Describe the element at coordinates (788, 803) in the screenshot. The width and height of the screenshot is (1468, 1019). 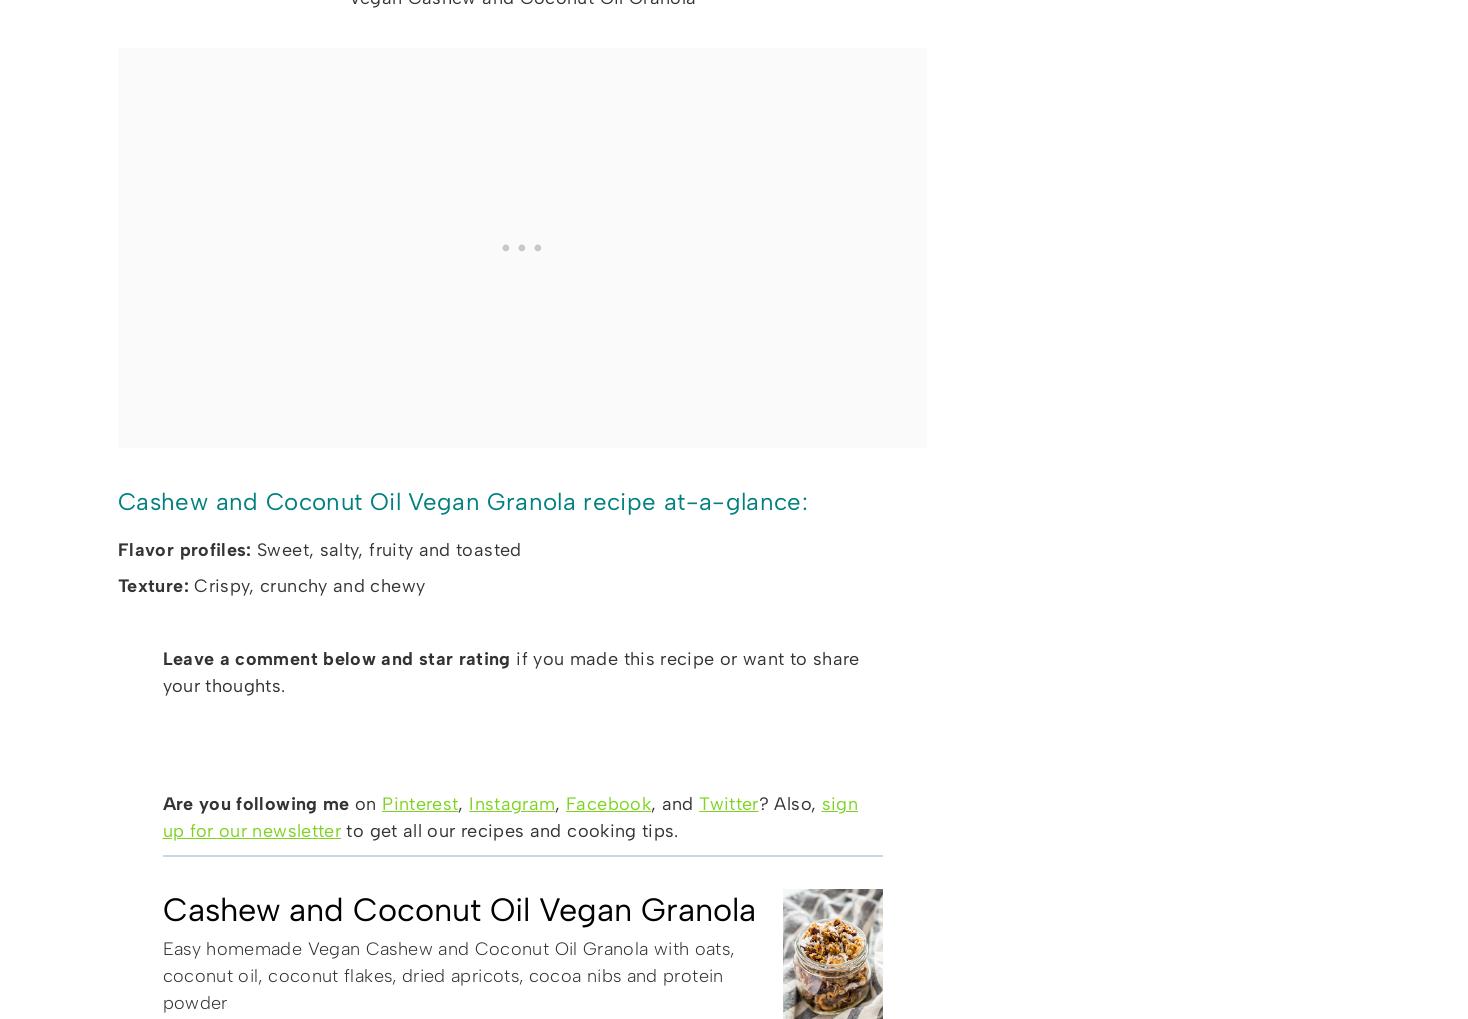
I see `'? Also,'` at that location.